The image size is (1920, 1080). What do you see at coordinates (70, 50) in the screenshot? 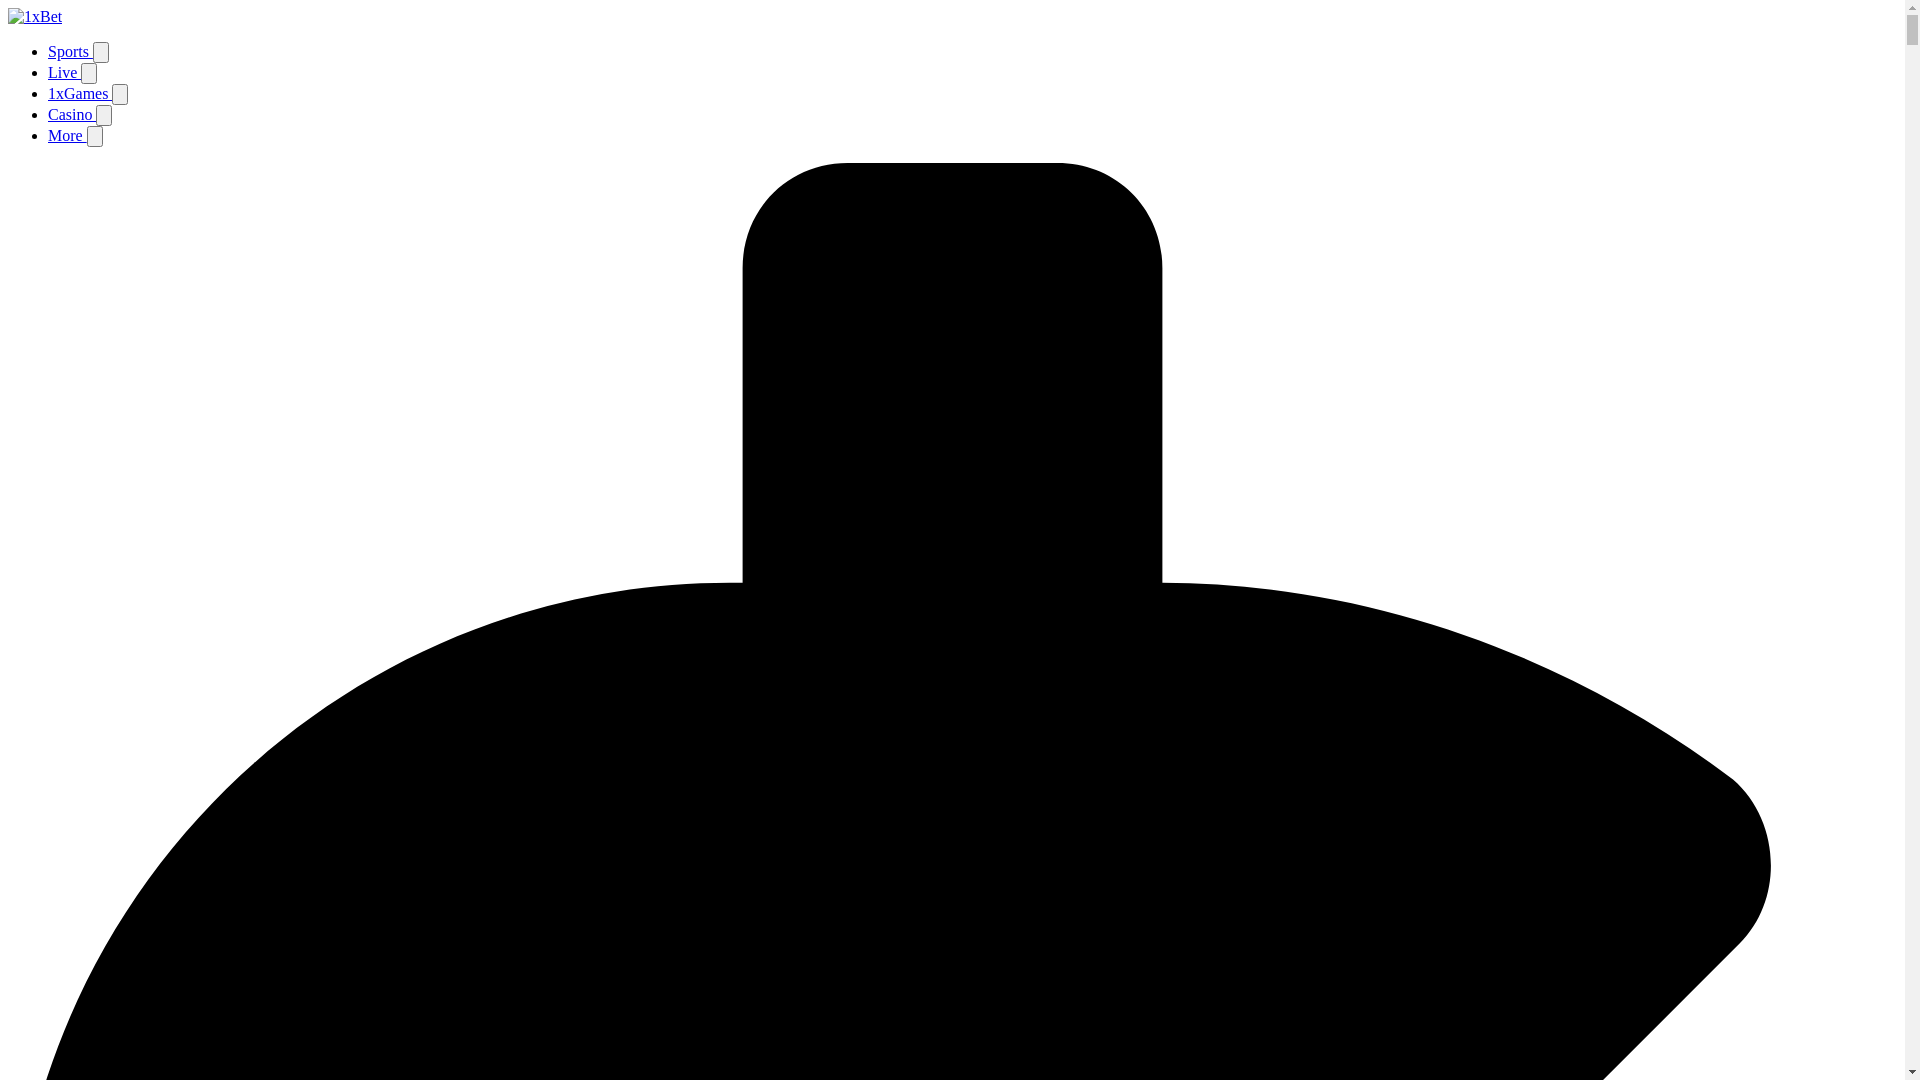
I see `'Sports'` at bounding box center [70, 50].